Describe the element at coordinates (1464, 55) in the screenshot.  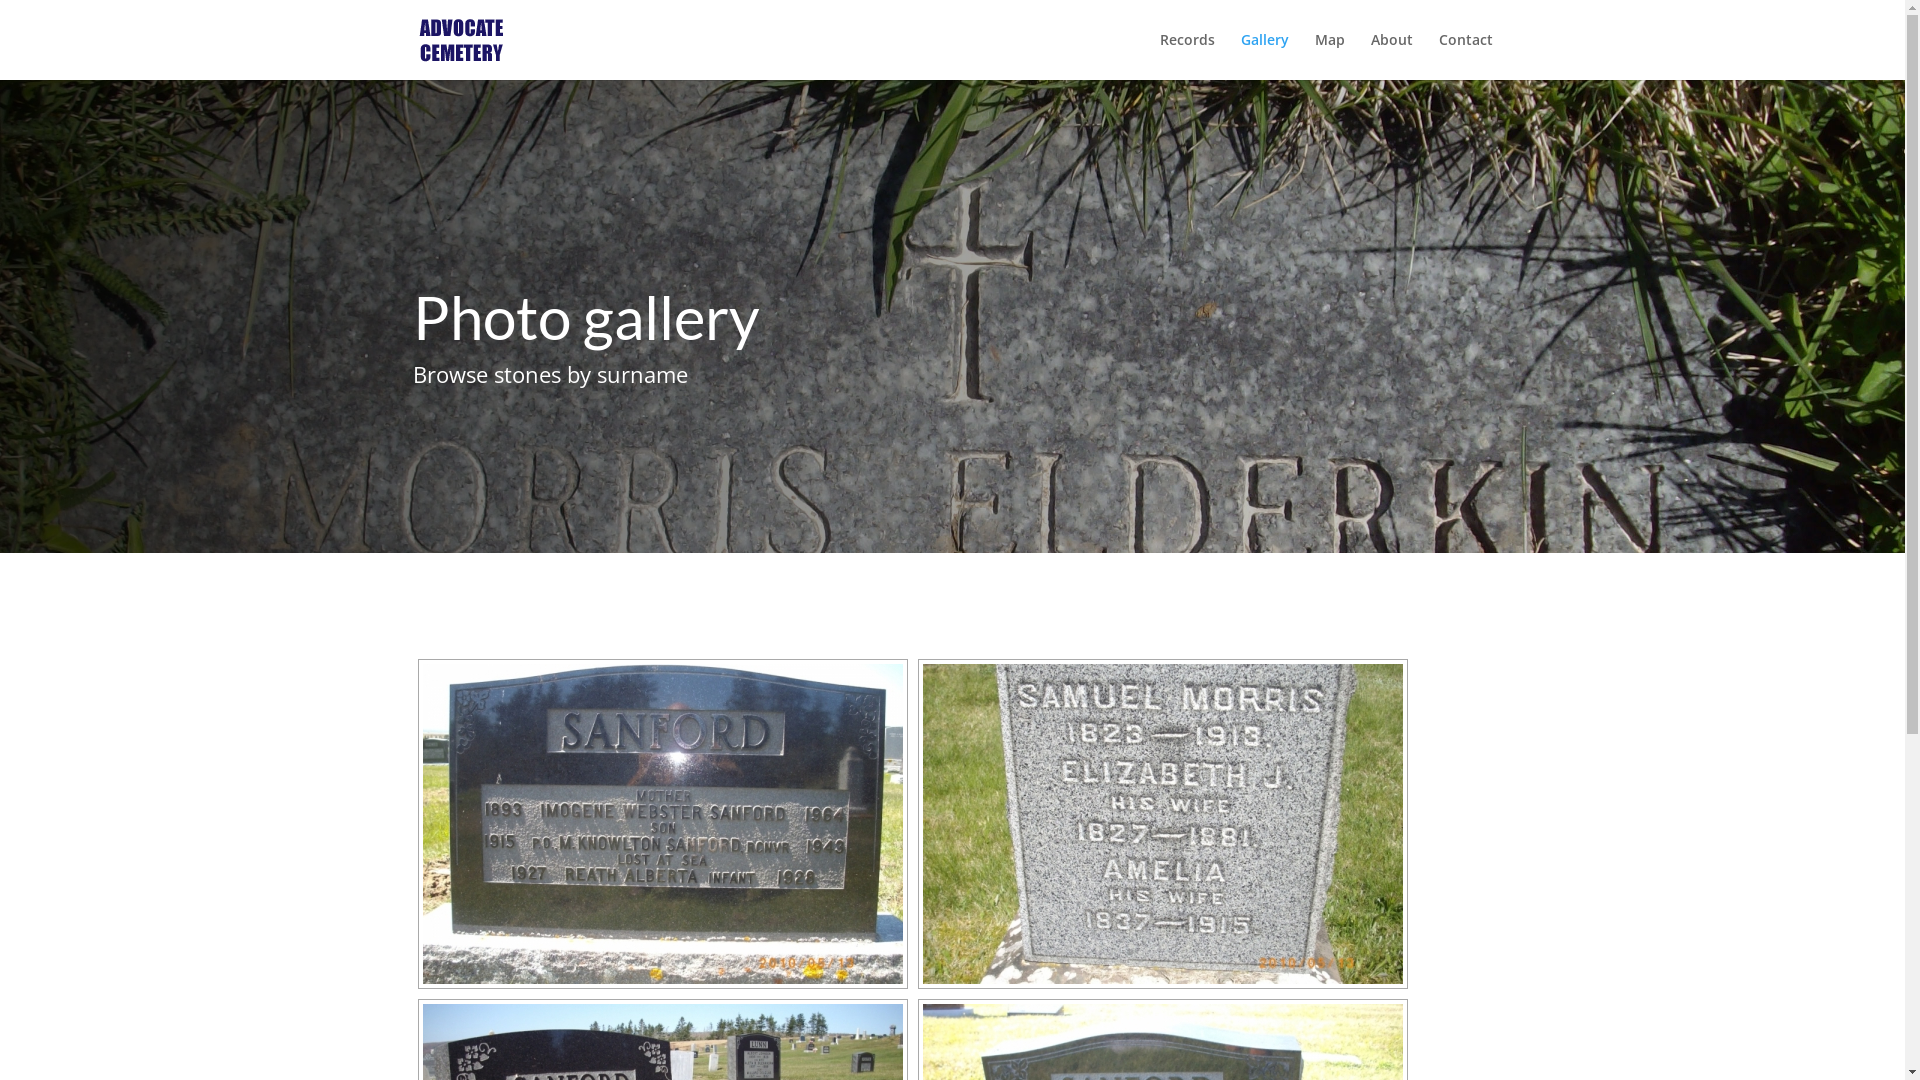
I see `'Contact'` at that location.